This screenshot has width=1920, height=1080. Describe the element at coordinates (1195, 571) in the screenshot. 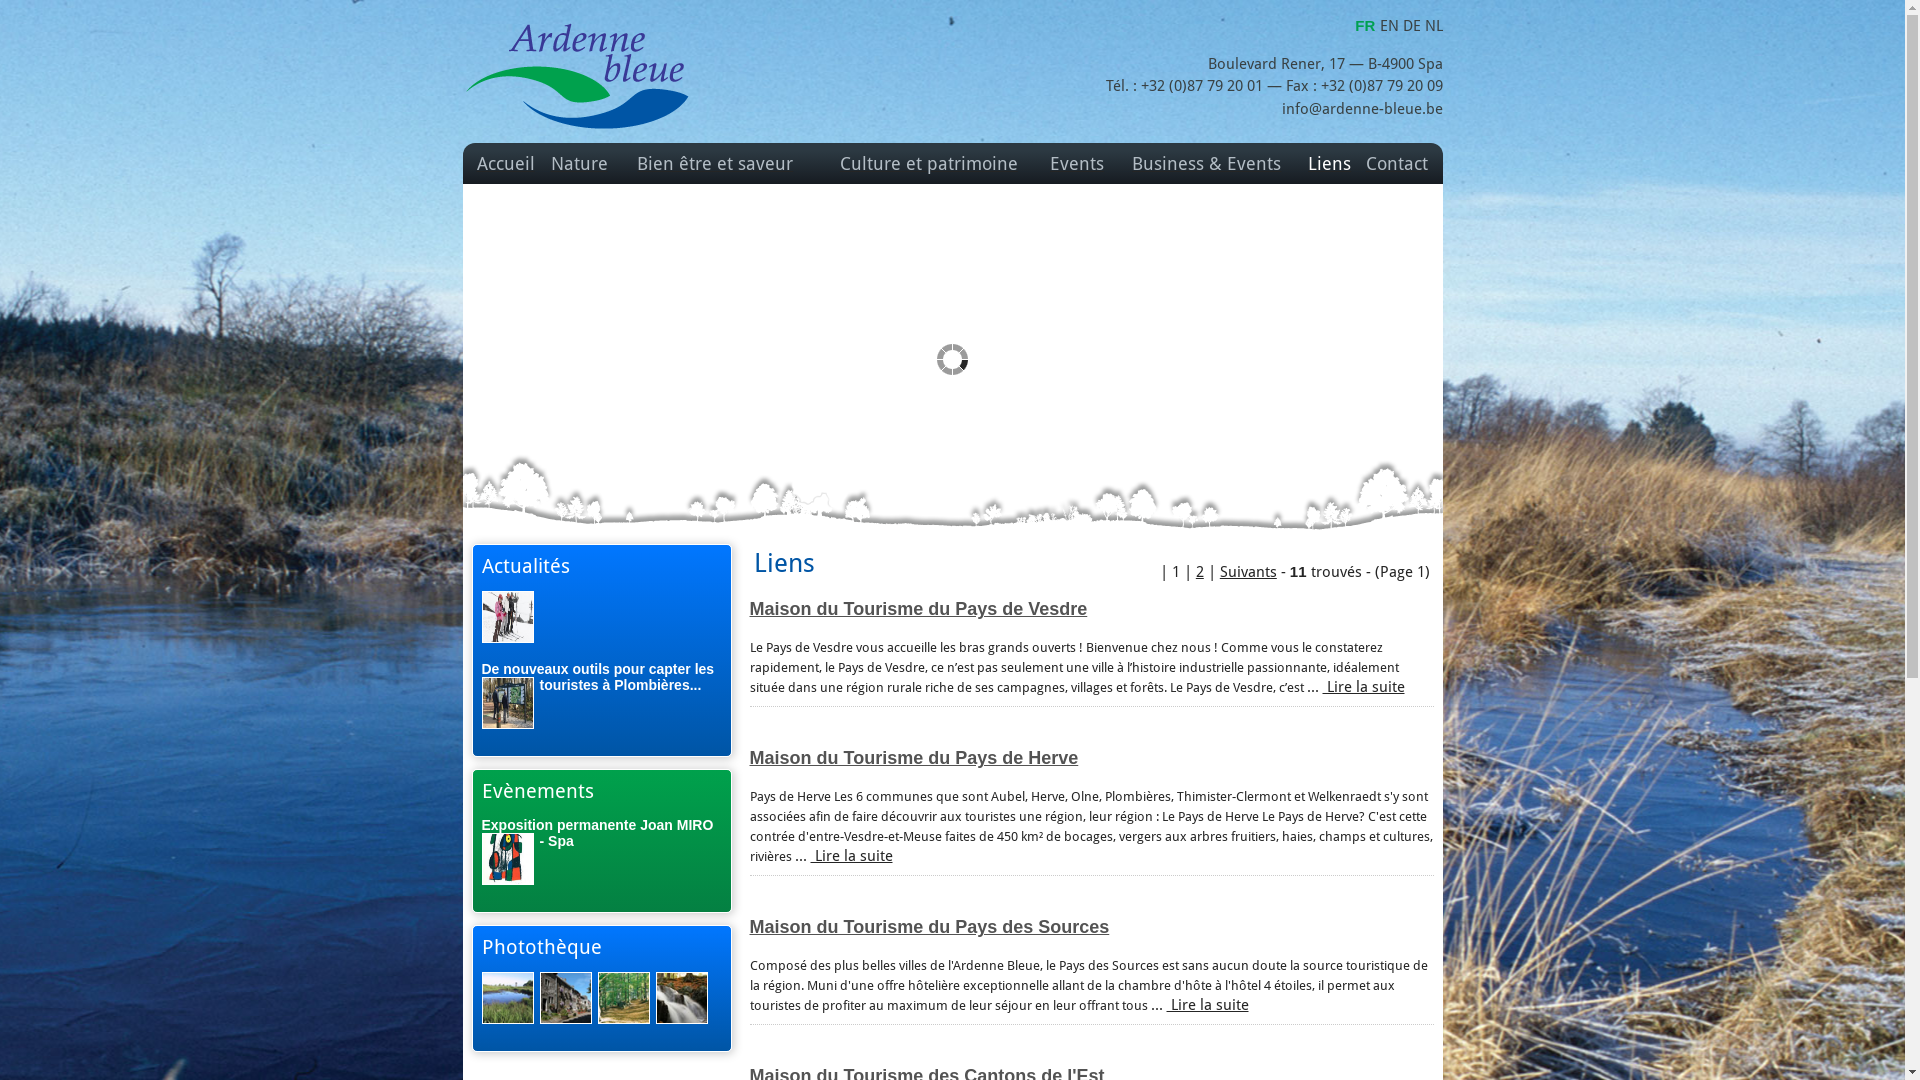

I see `'2'` at that location.